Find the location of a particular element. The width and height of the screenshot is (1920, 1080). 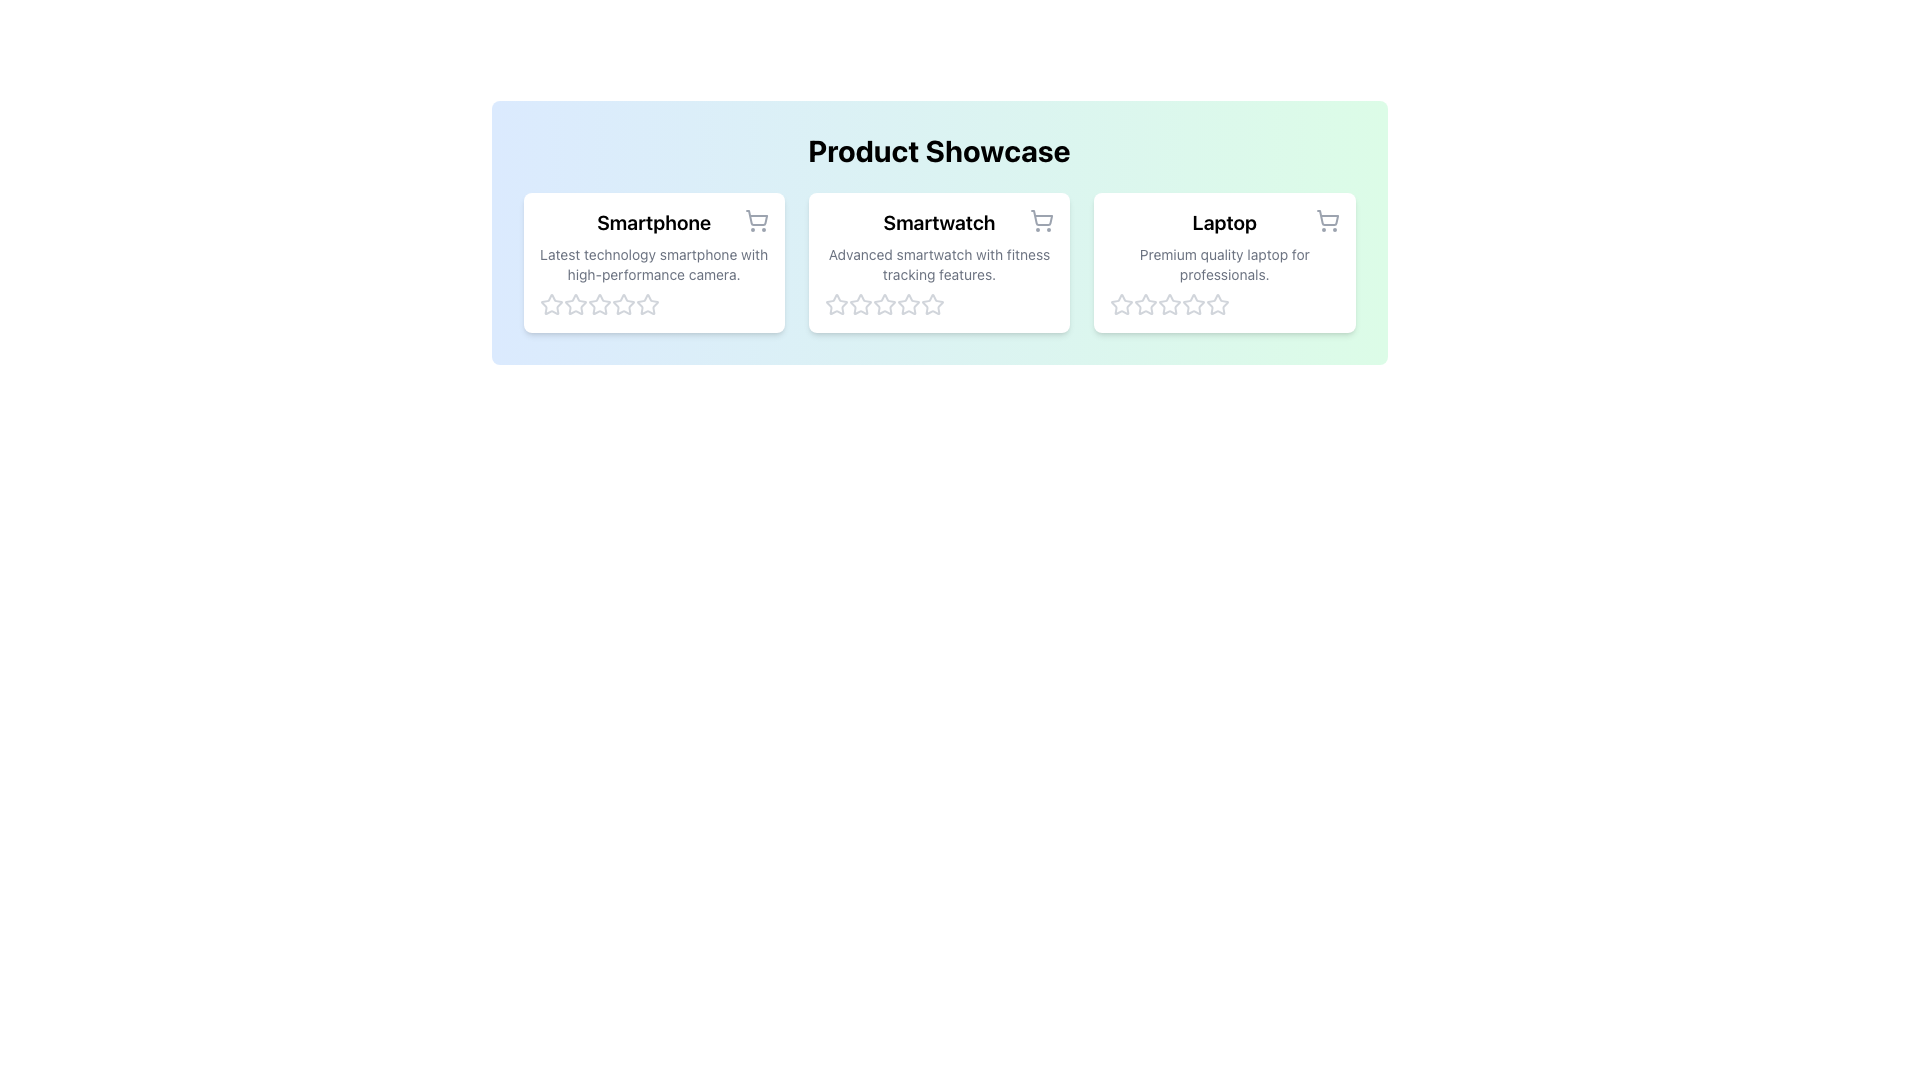

text element displaying 'Premium quality laptop for professionals.' which is located centrally below the title 'Laptop' within the card on the far-right of the 'Product Showcase' is located at coordinates (1223, 264).